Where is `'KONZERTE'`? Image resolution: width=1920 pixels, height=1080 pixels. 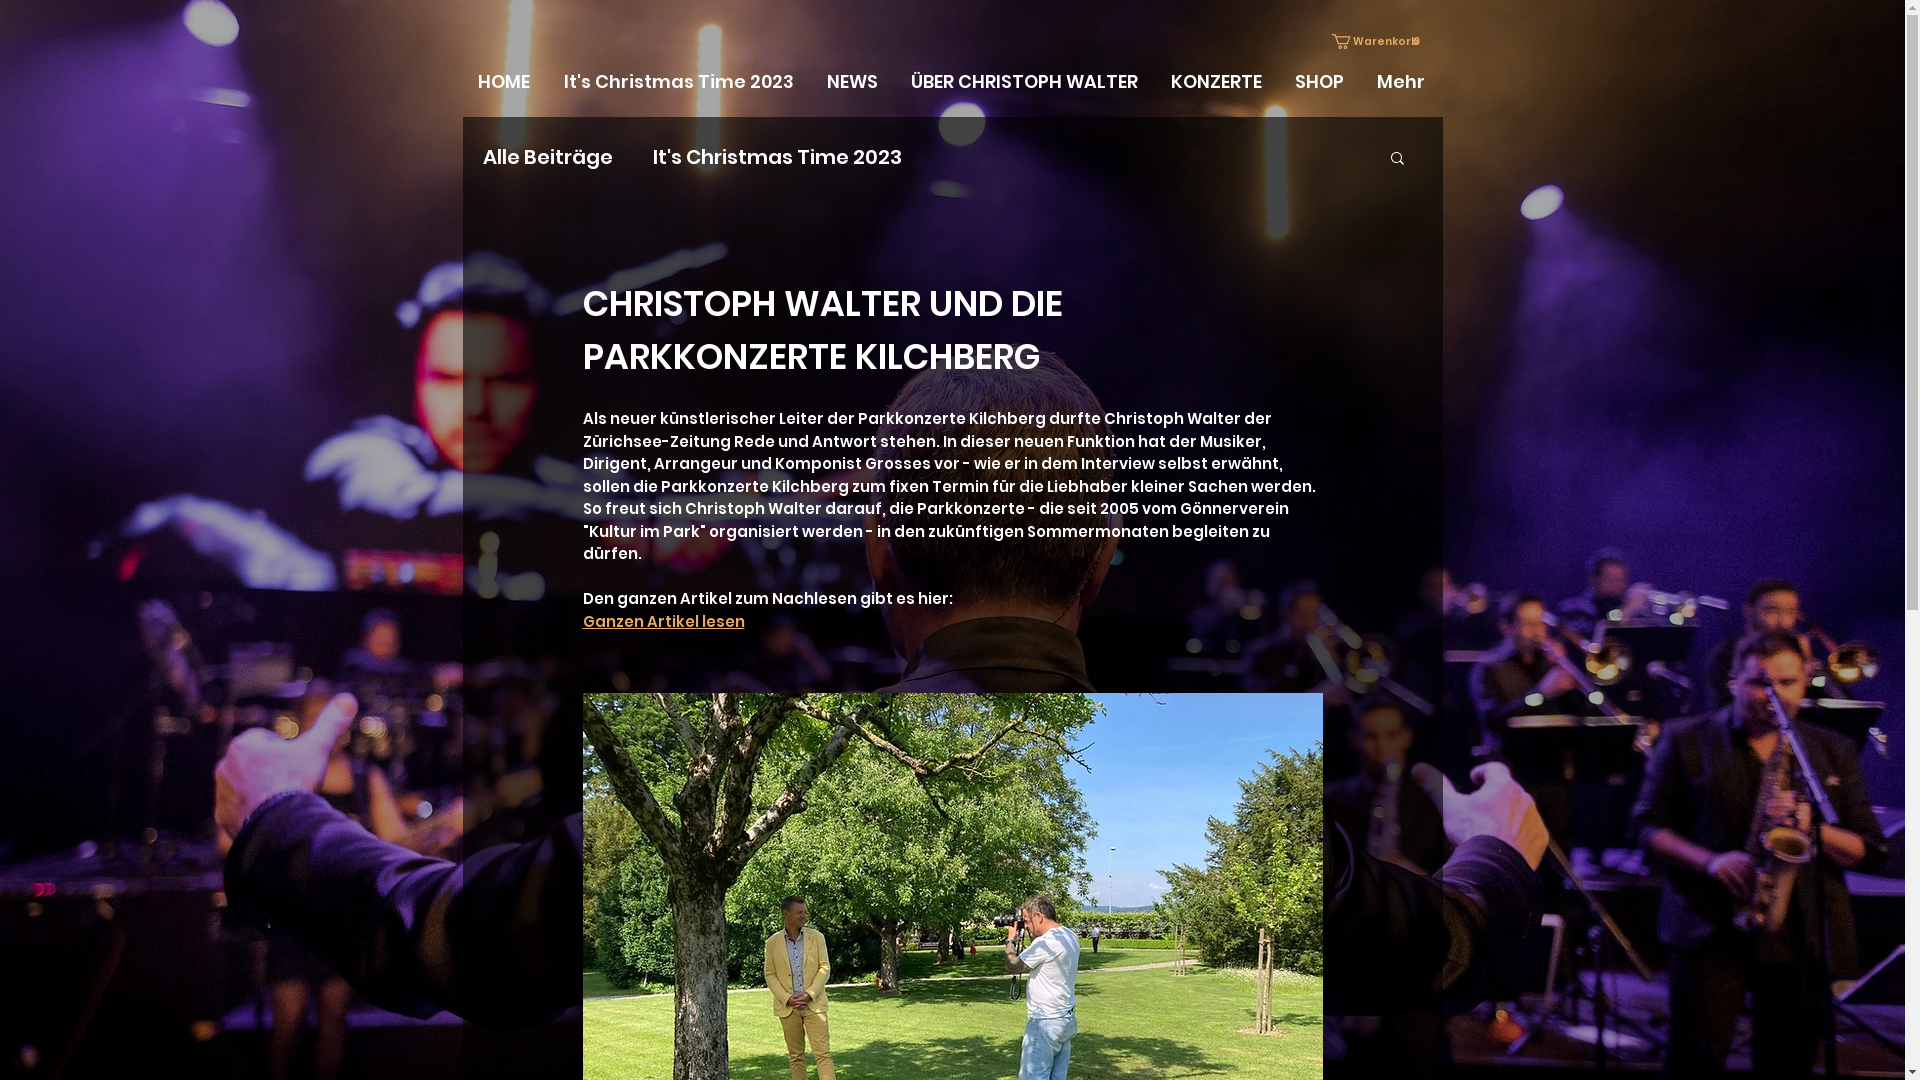
'KONZERTE' is located at coordinates (1217, 80).